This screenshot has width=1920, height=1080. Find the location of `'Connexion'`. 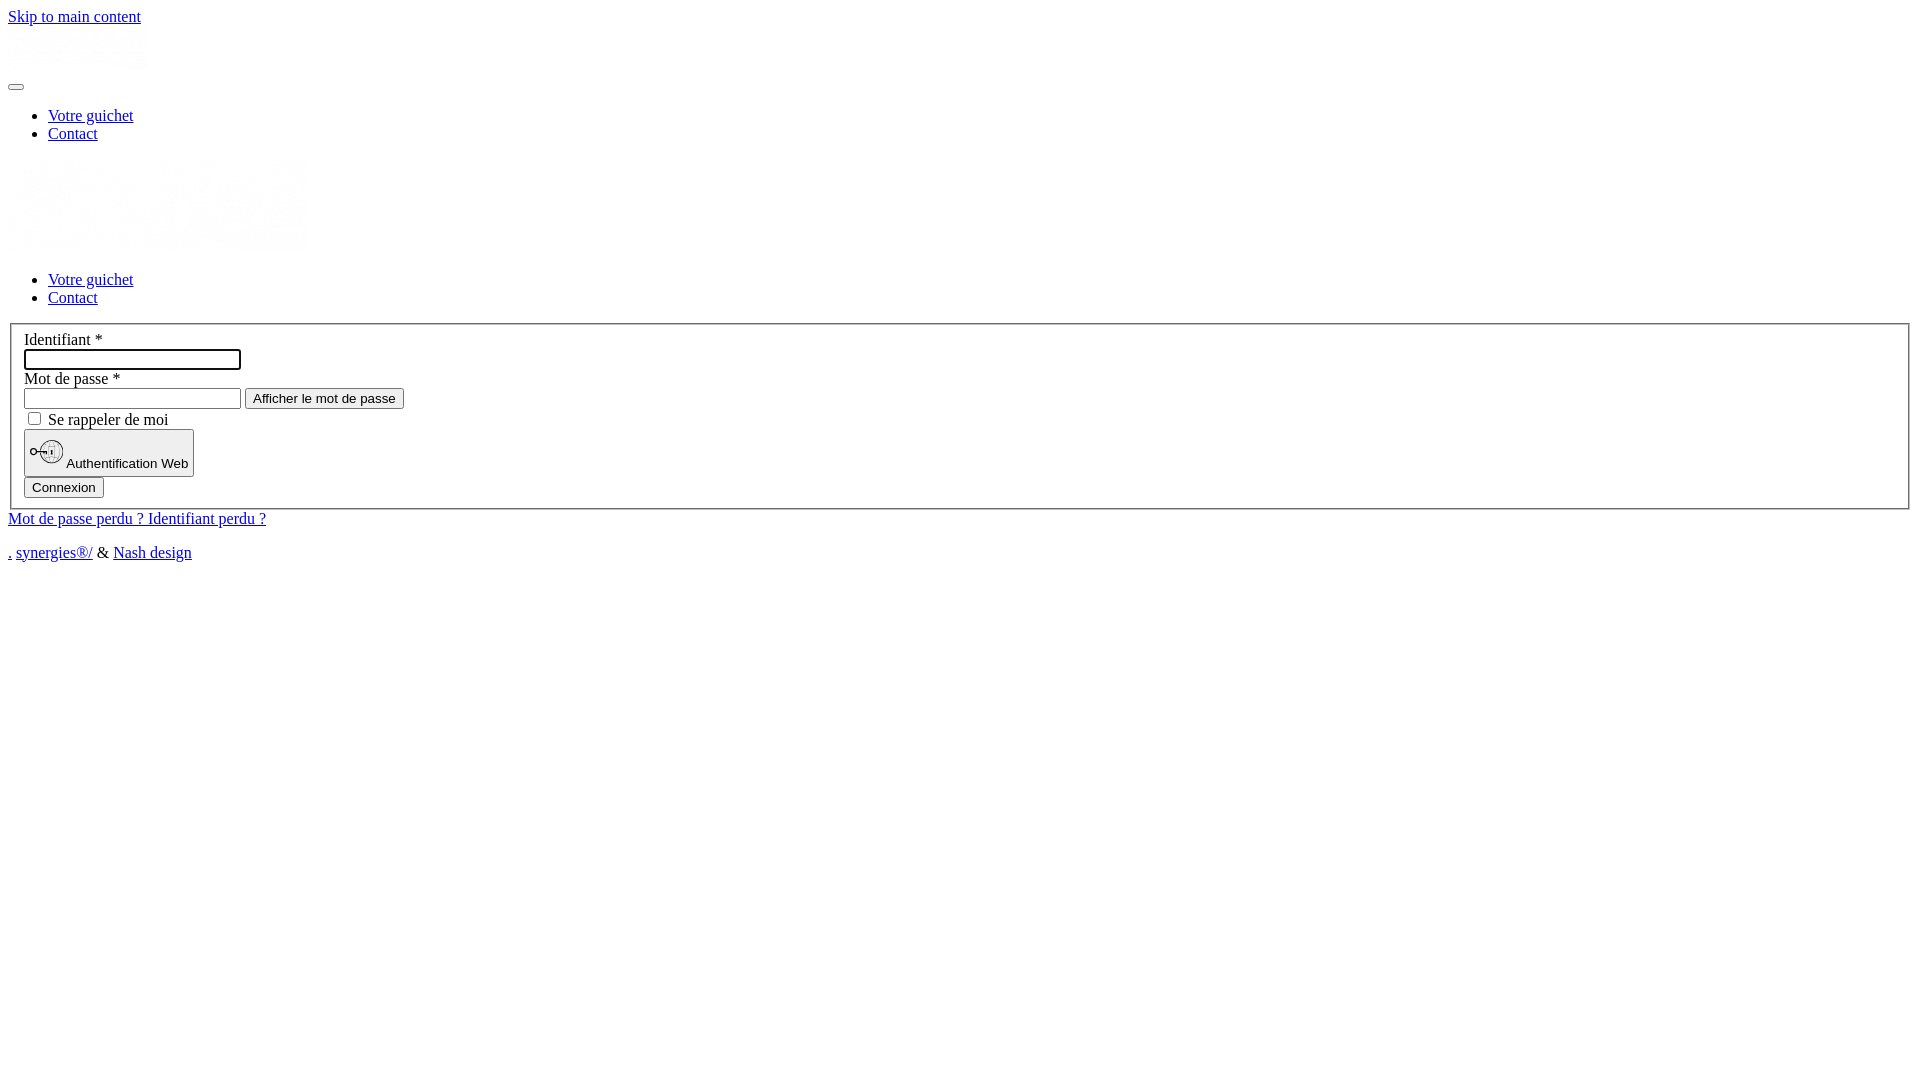

'Connexion' is located at coordinates (63, 487).